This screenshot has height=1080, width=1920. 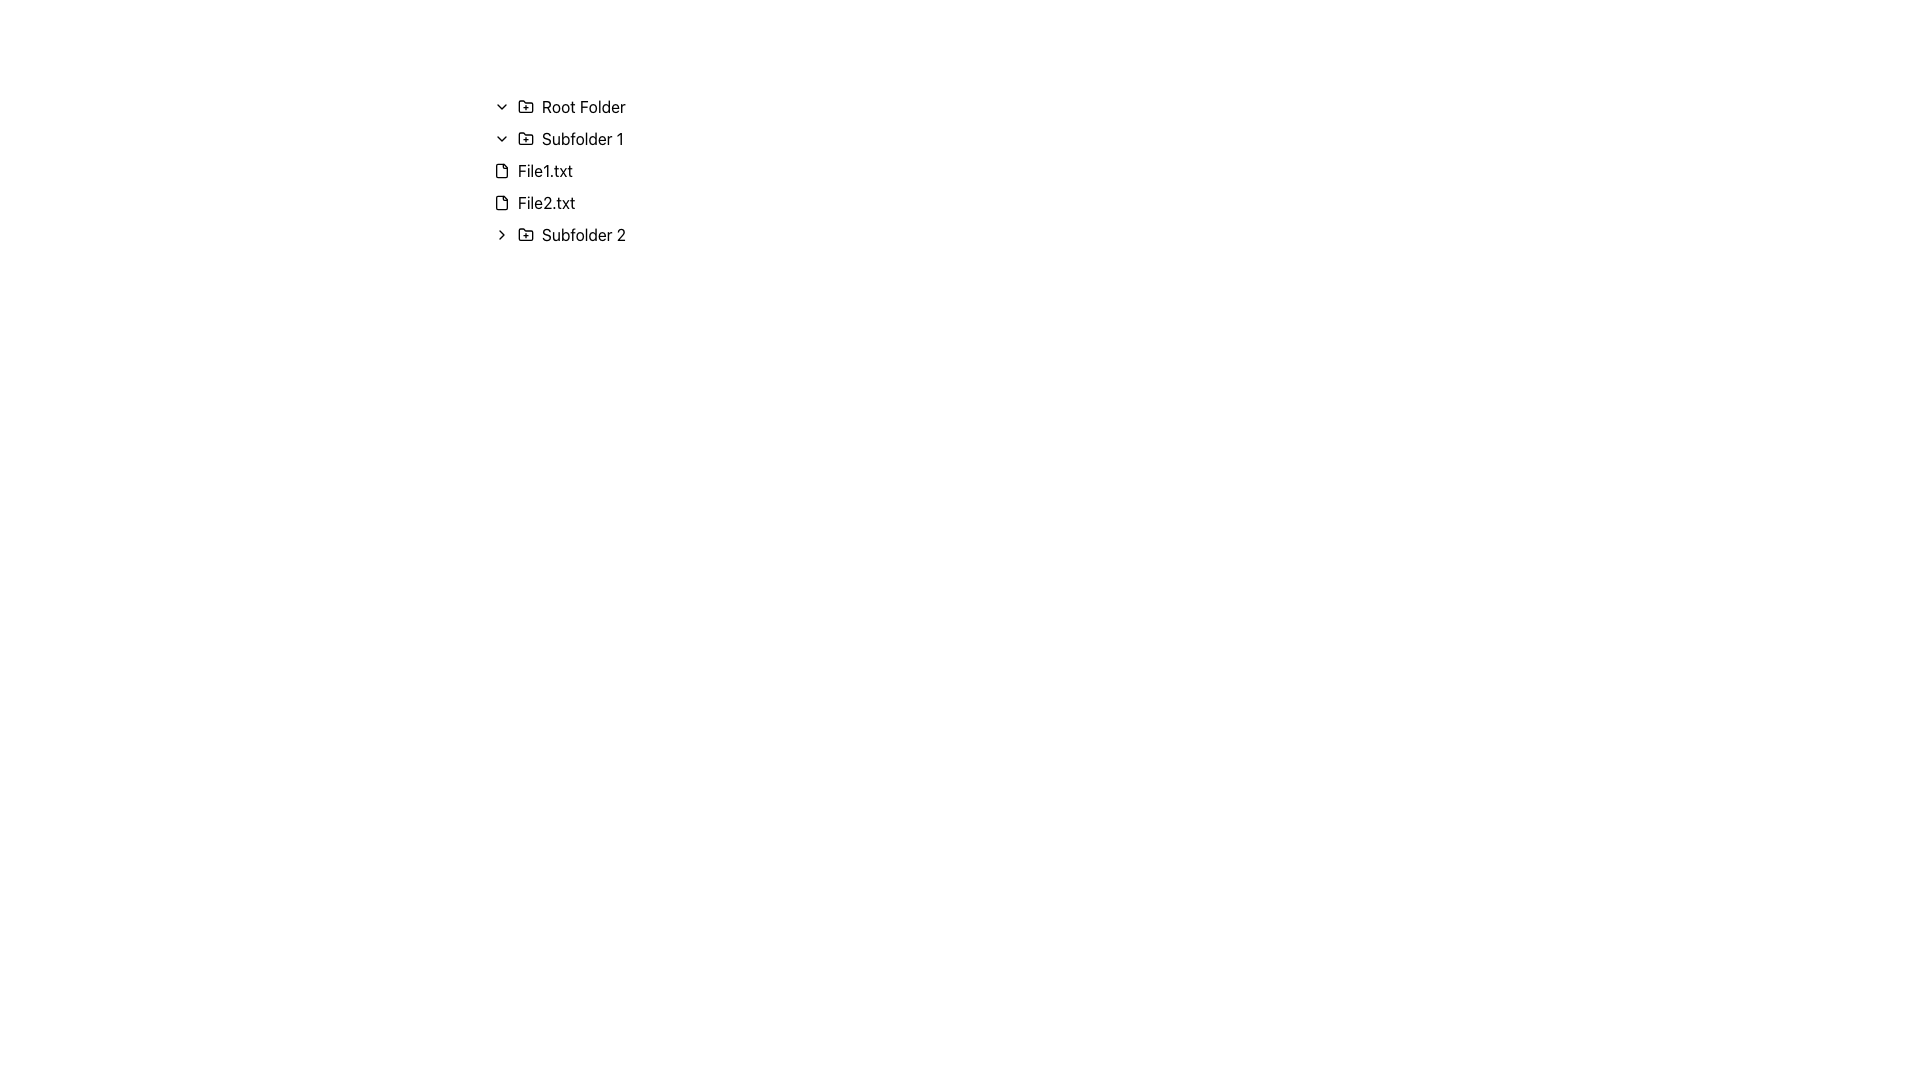 What do you see at coordinates (526, 105) in the screenshot?
I see `the 'add folder' icon located next to the 'Root Folder' label` at bounding box center [526, 105].